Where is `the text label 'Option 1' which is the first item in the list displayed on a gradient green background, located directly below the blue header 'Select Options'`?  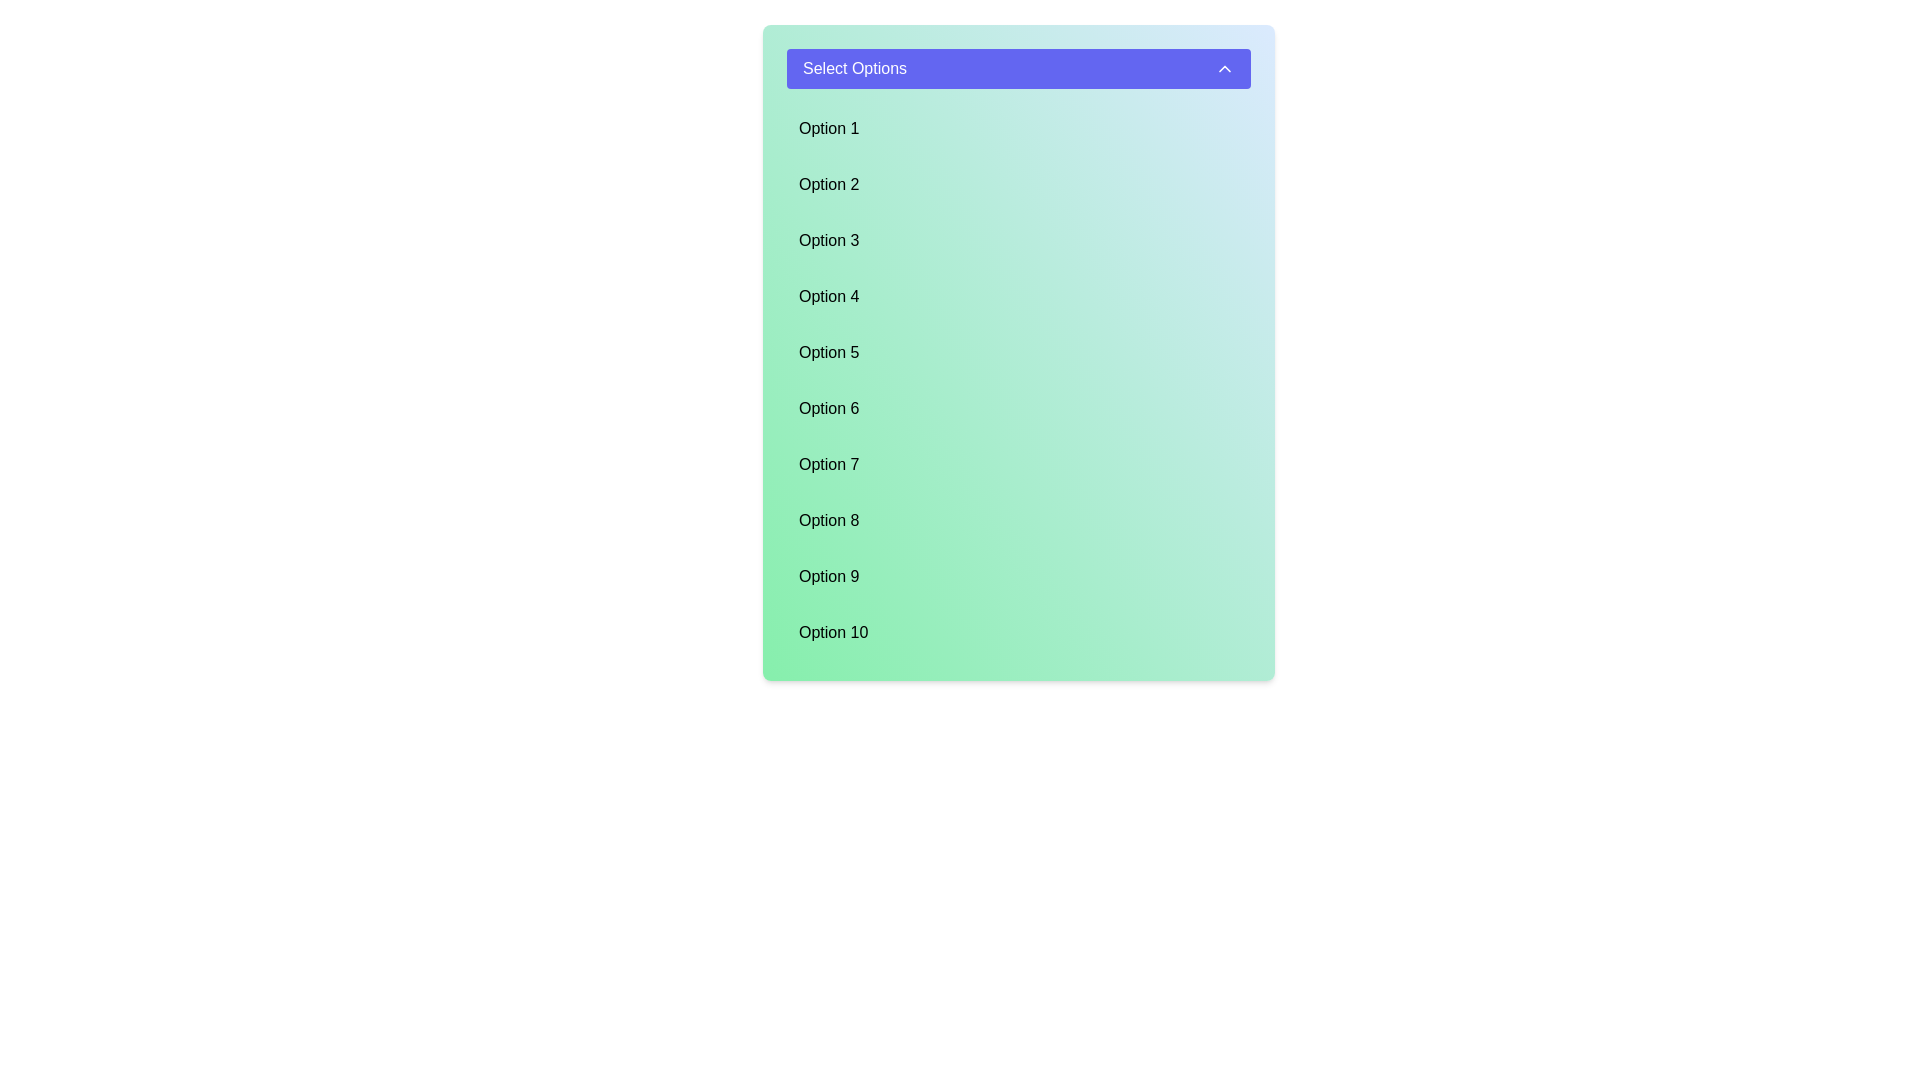 the text label 'Option 1' which is the first item in the list displayed on a gradient green background, located directly below the blue header 'Select Options' is located at coordinates (829, 128).